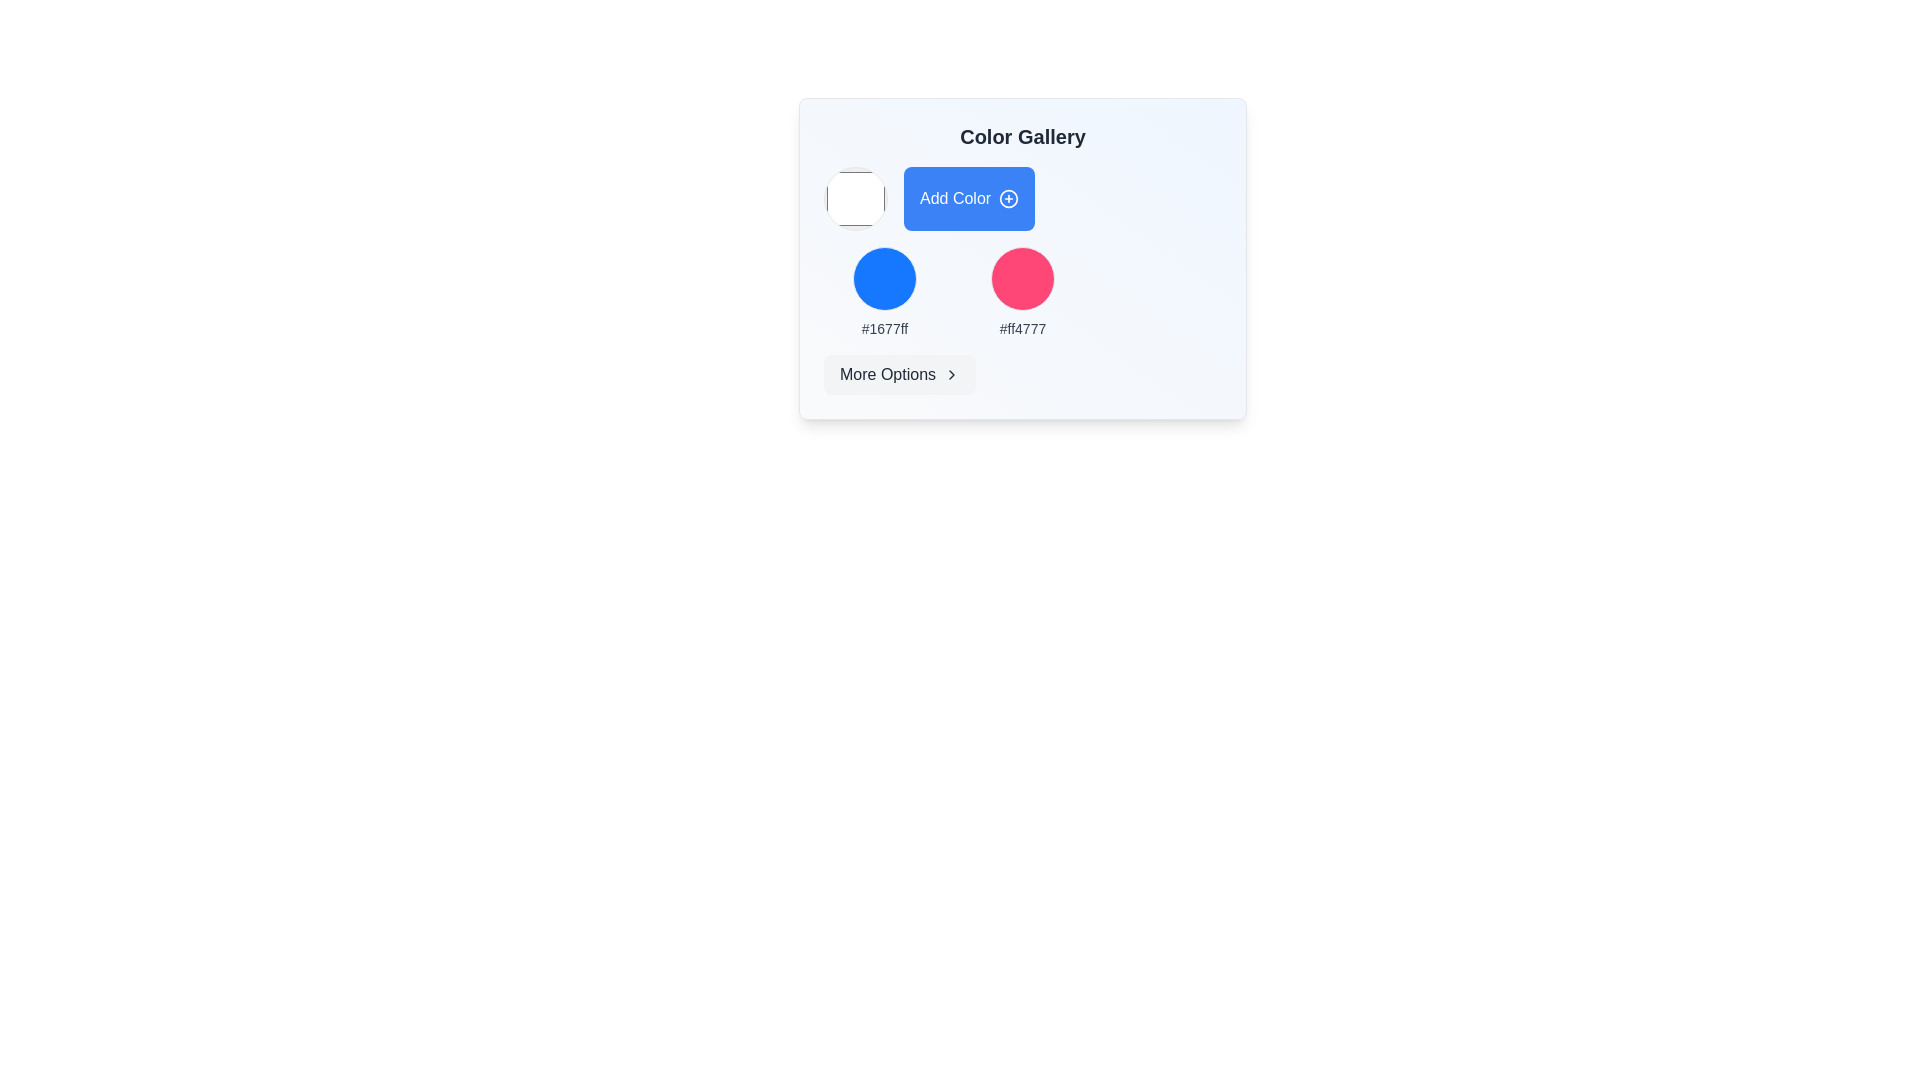 The height and width of the screenshot is (1080, 1920). I want to click on the vibrant pink circular color representation component located in the bottom right quadrant of the 'Color Gallery' panel, so click(1022, 278).